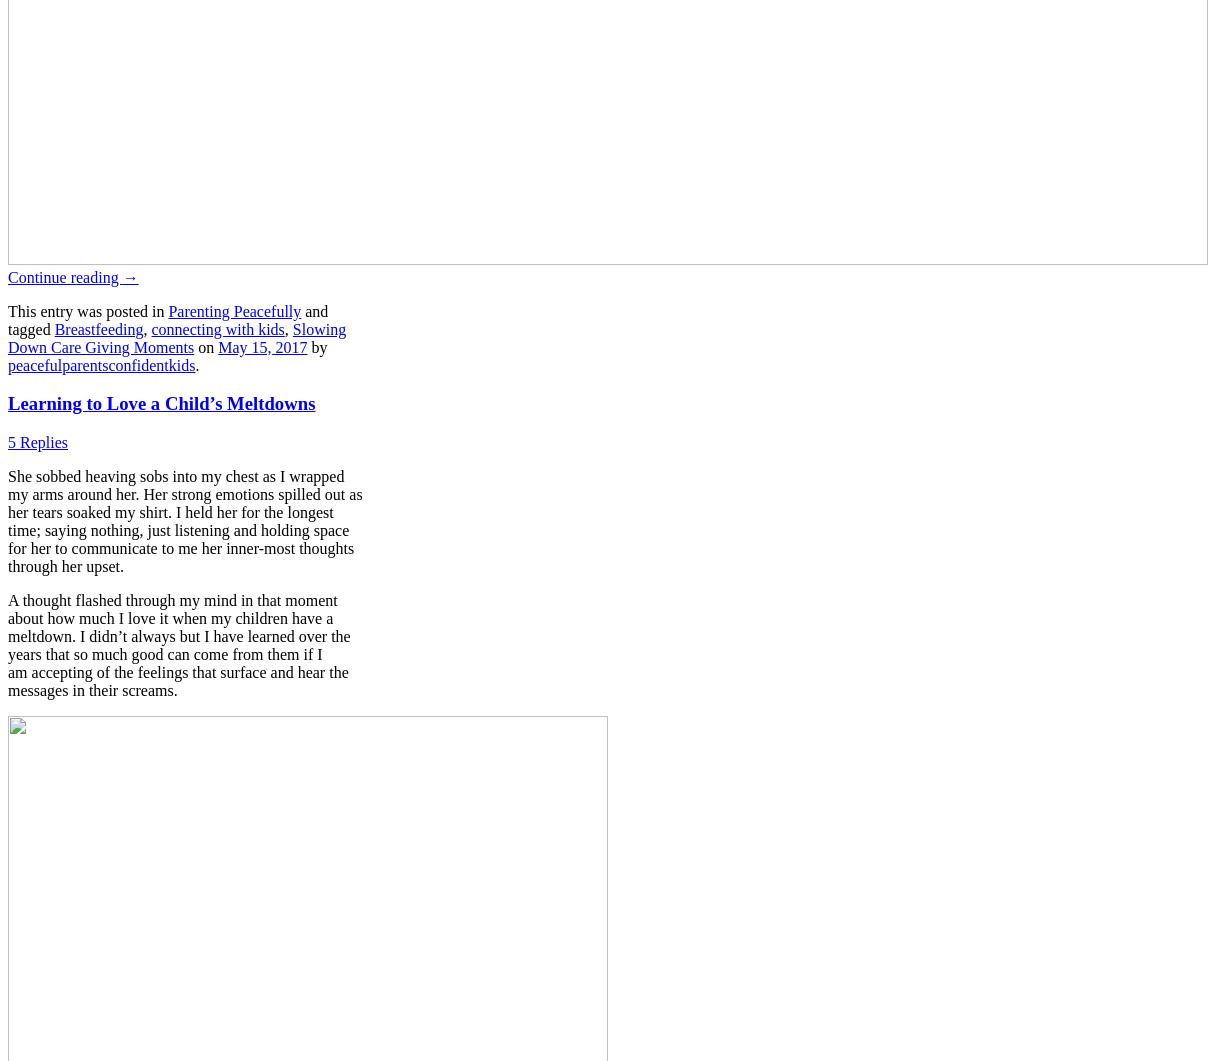  I want to click on 'This entry was posted in', so click(86, 309).